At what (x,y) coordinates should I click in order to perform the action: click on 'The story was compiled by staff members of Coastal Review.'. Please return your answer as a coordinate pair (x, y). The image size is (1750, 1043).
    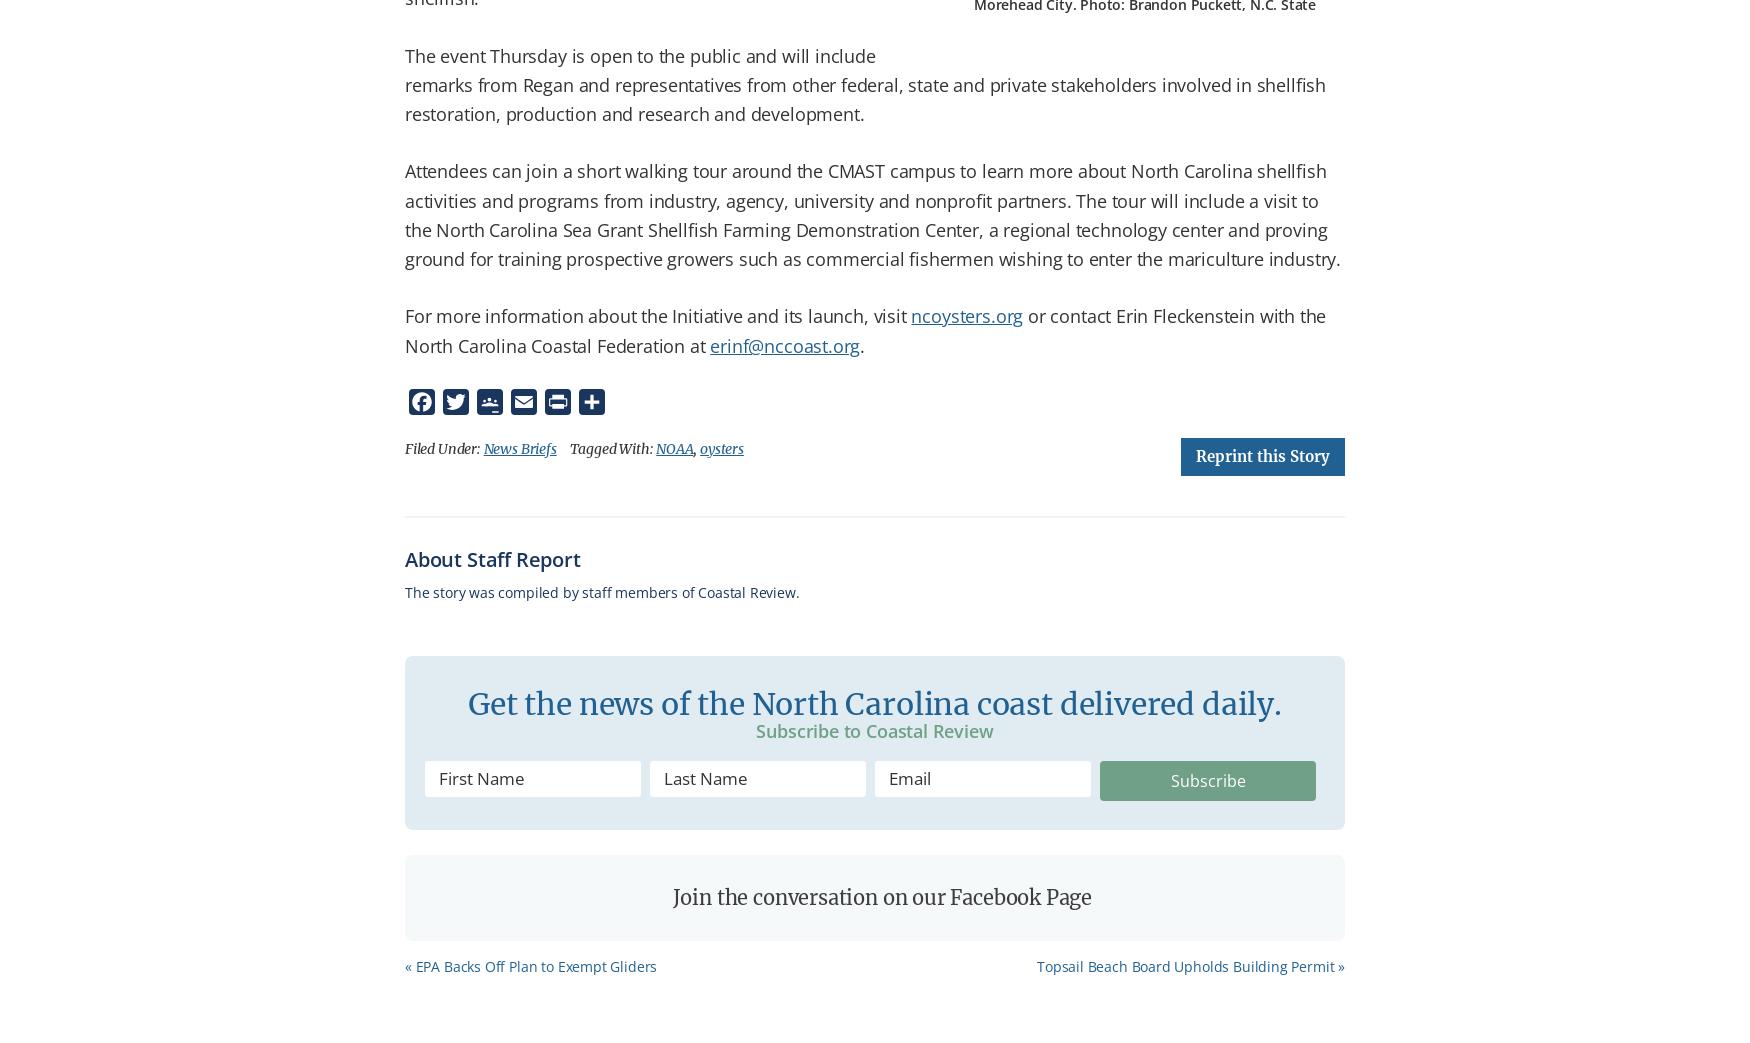
    Looking at the image, I should click on (602, 591).